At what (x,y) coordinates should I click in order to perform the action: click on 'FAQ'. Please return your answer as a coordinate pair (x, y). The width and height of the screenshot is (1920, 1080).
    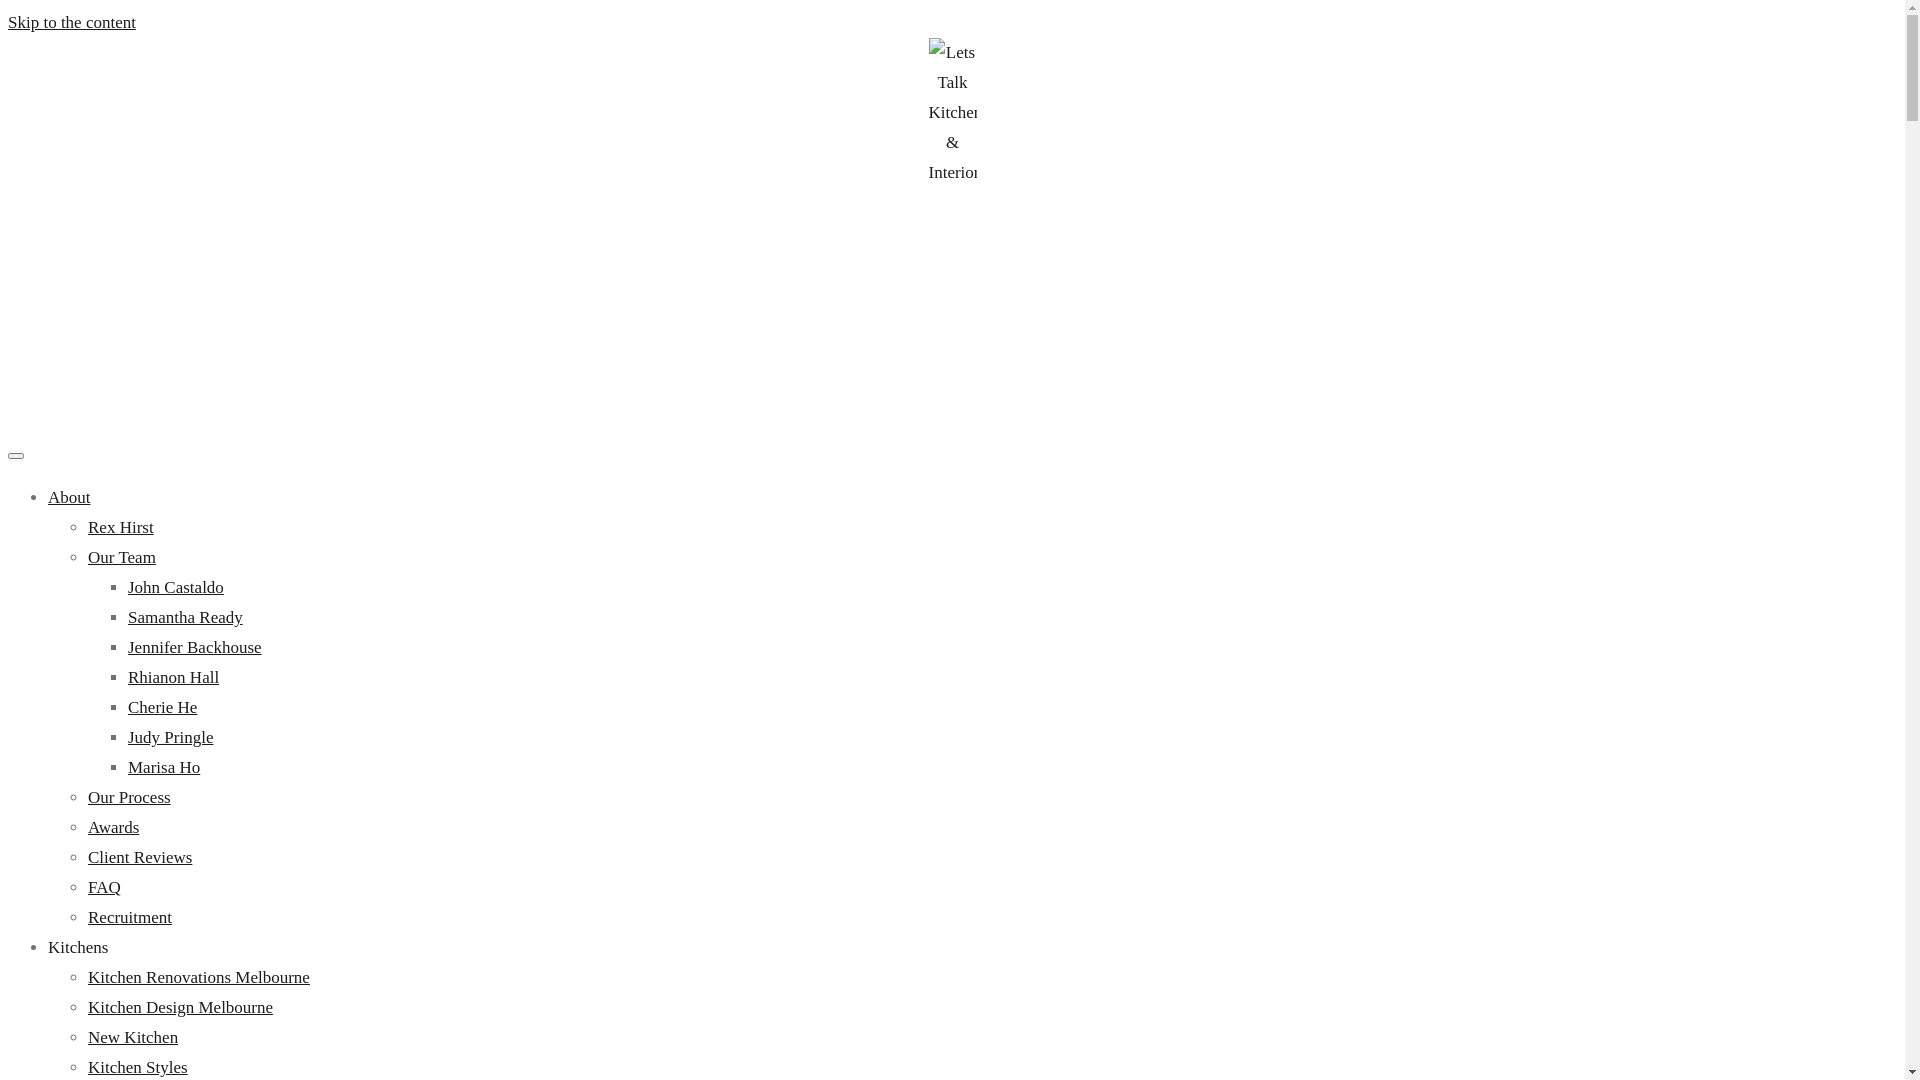
    Looking at the image, I should click on (103, 886).